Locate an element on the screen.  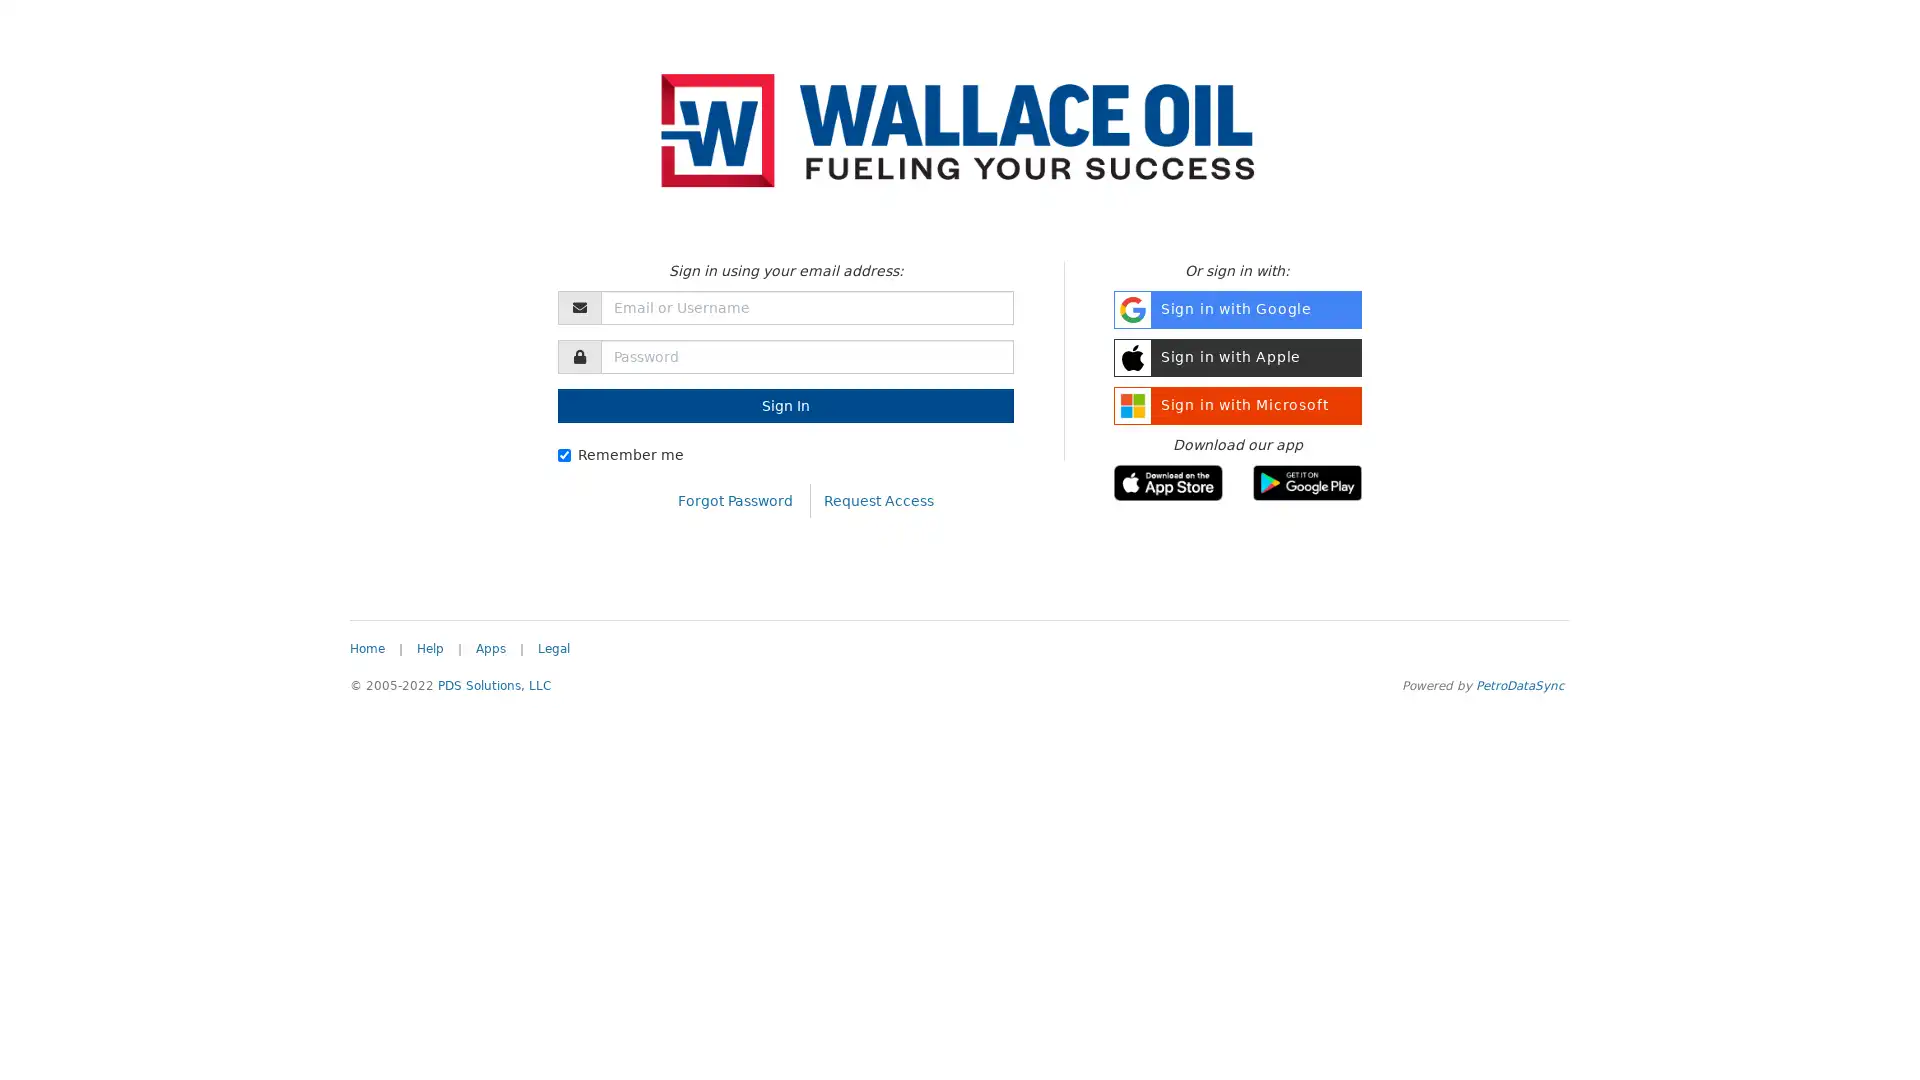
Request Access is located at coordinates (878, 499).